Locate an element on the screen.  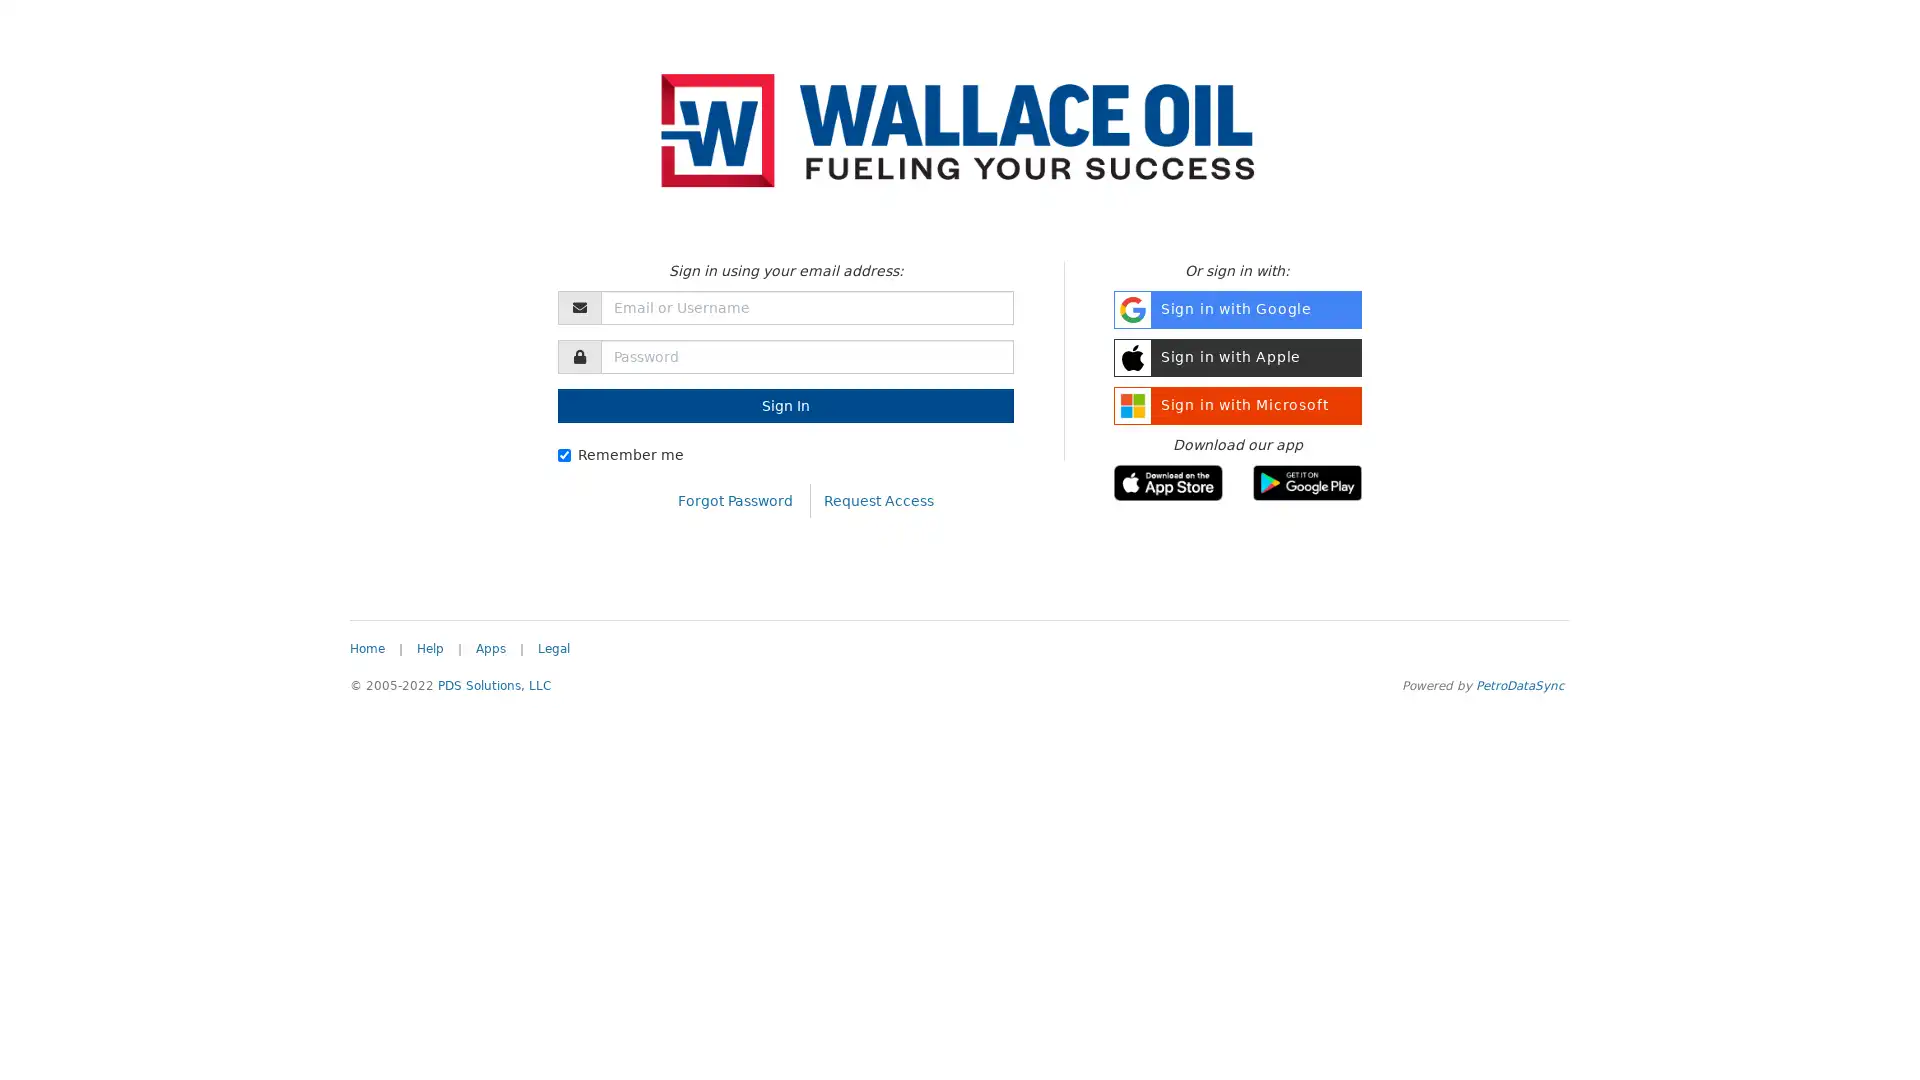
Request Access is located at coordinates (878, 499).